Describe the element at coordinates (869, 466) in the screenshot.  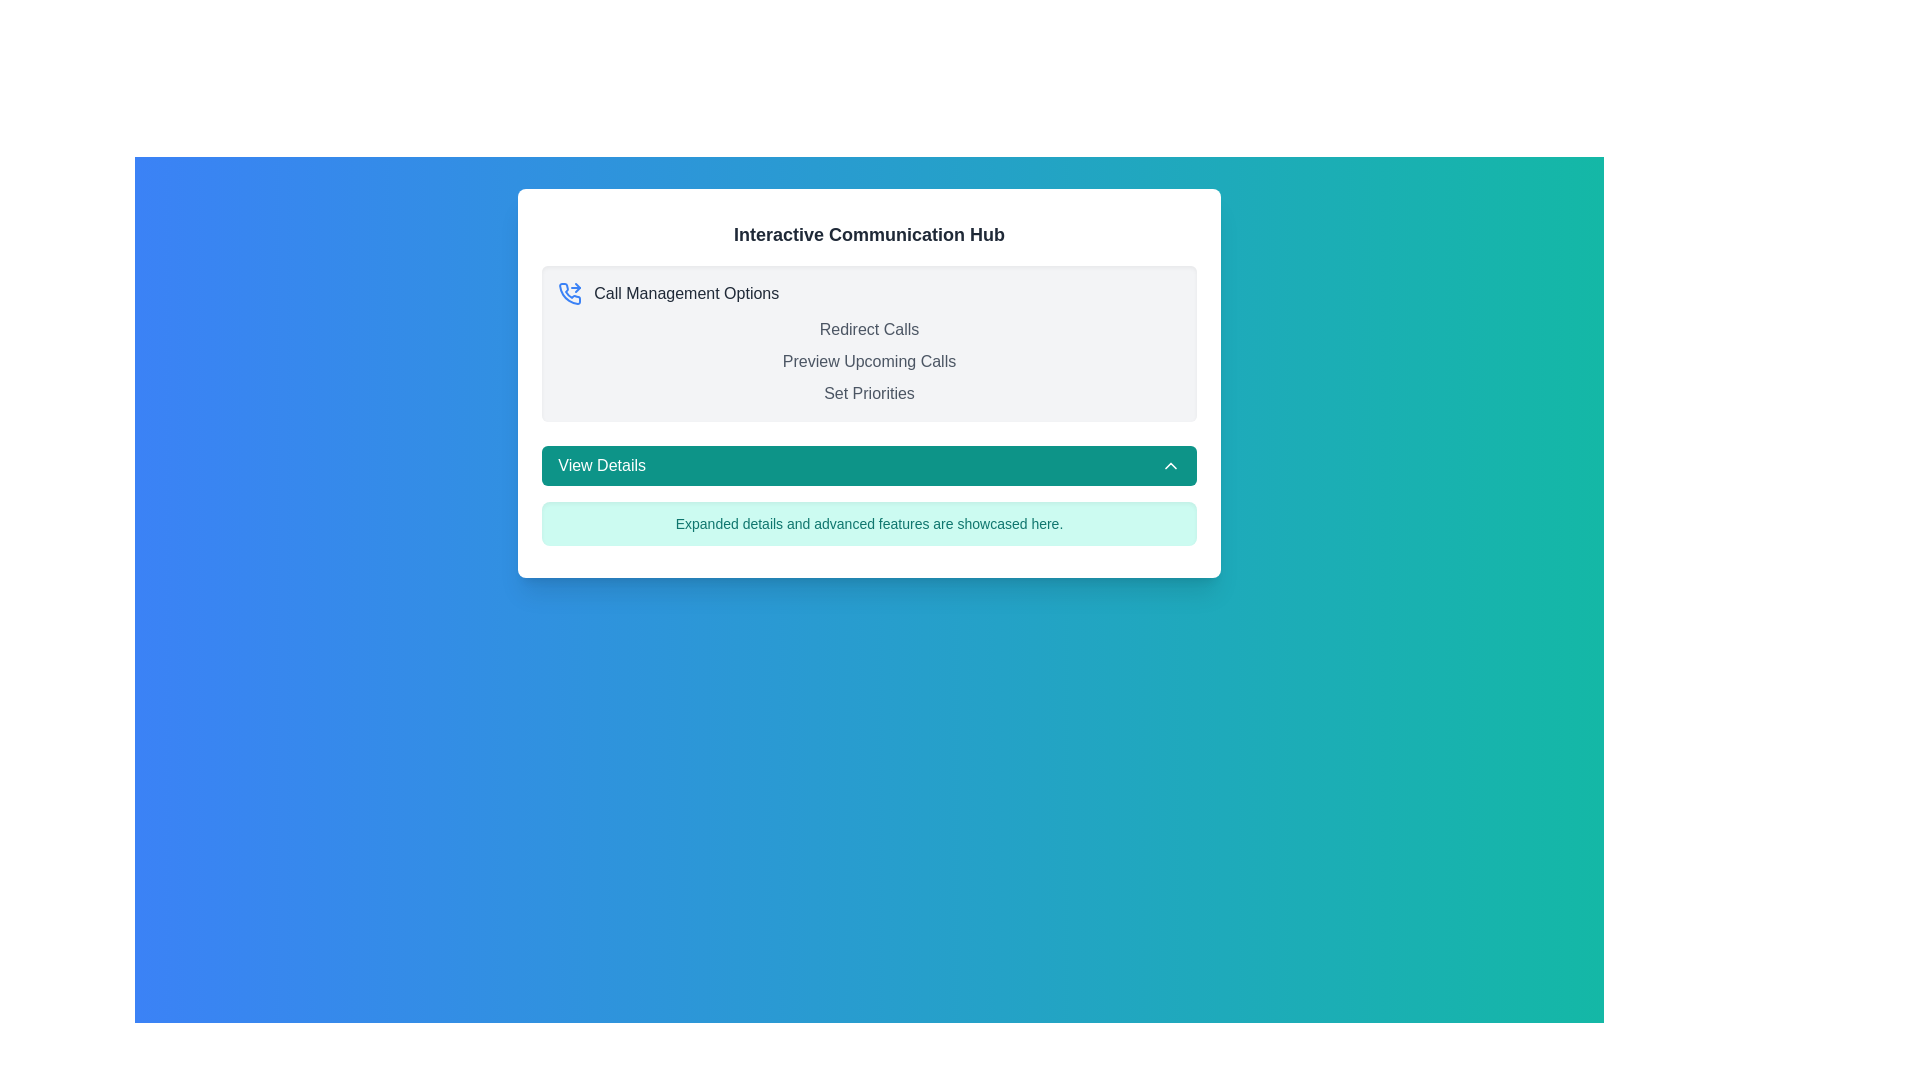
I see `the 'View Details' button located at the bottom of the 'Call Management Options' section` at that location.